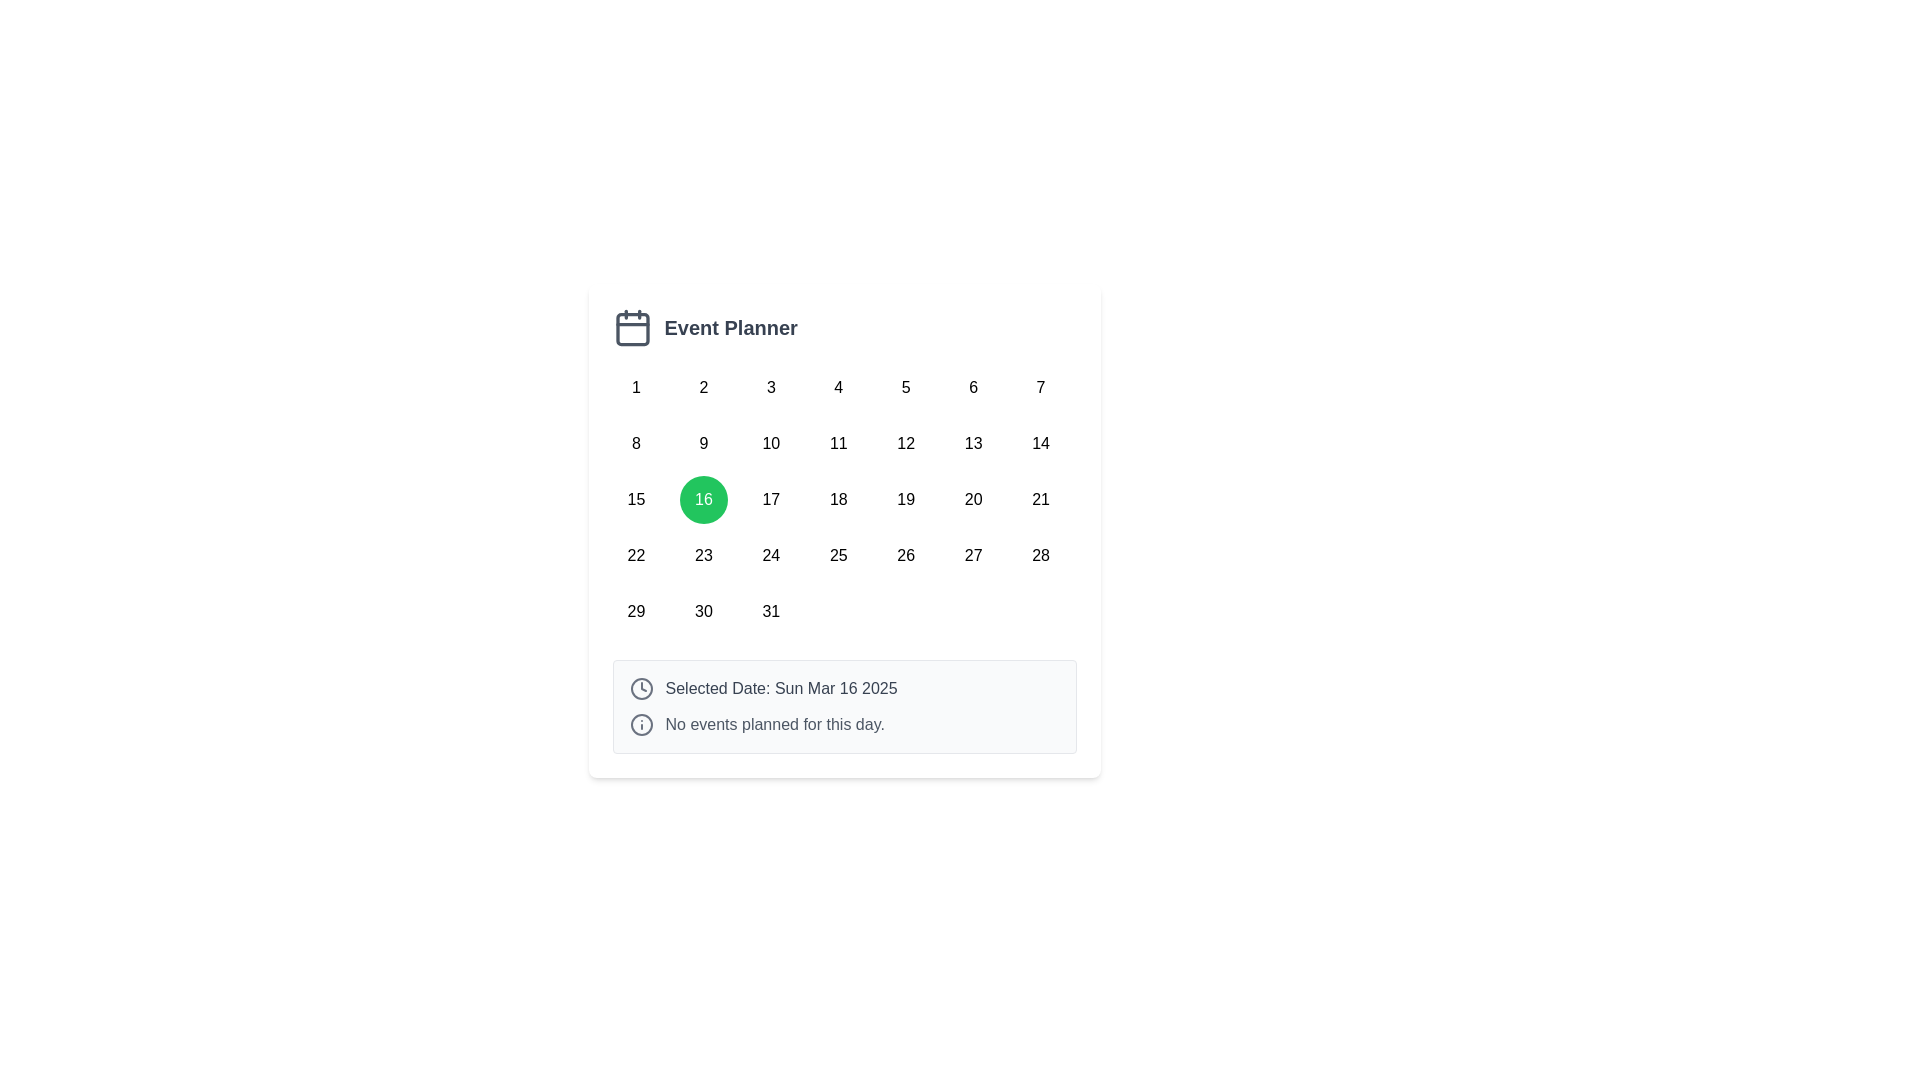 The image size is (1920, 1080). I want to click on the circular button with a white background containing the number '31' in black font, located in the bottom-right corner of the calendar grid for a highlighting effect, so click(770, 611).